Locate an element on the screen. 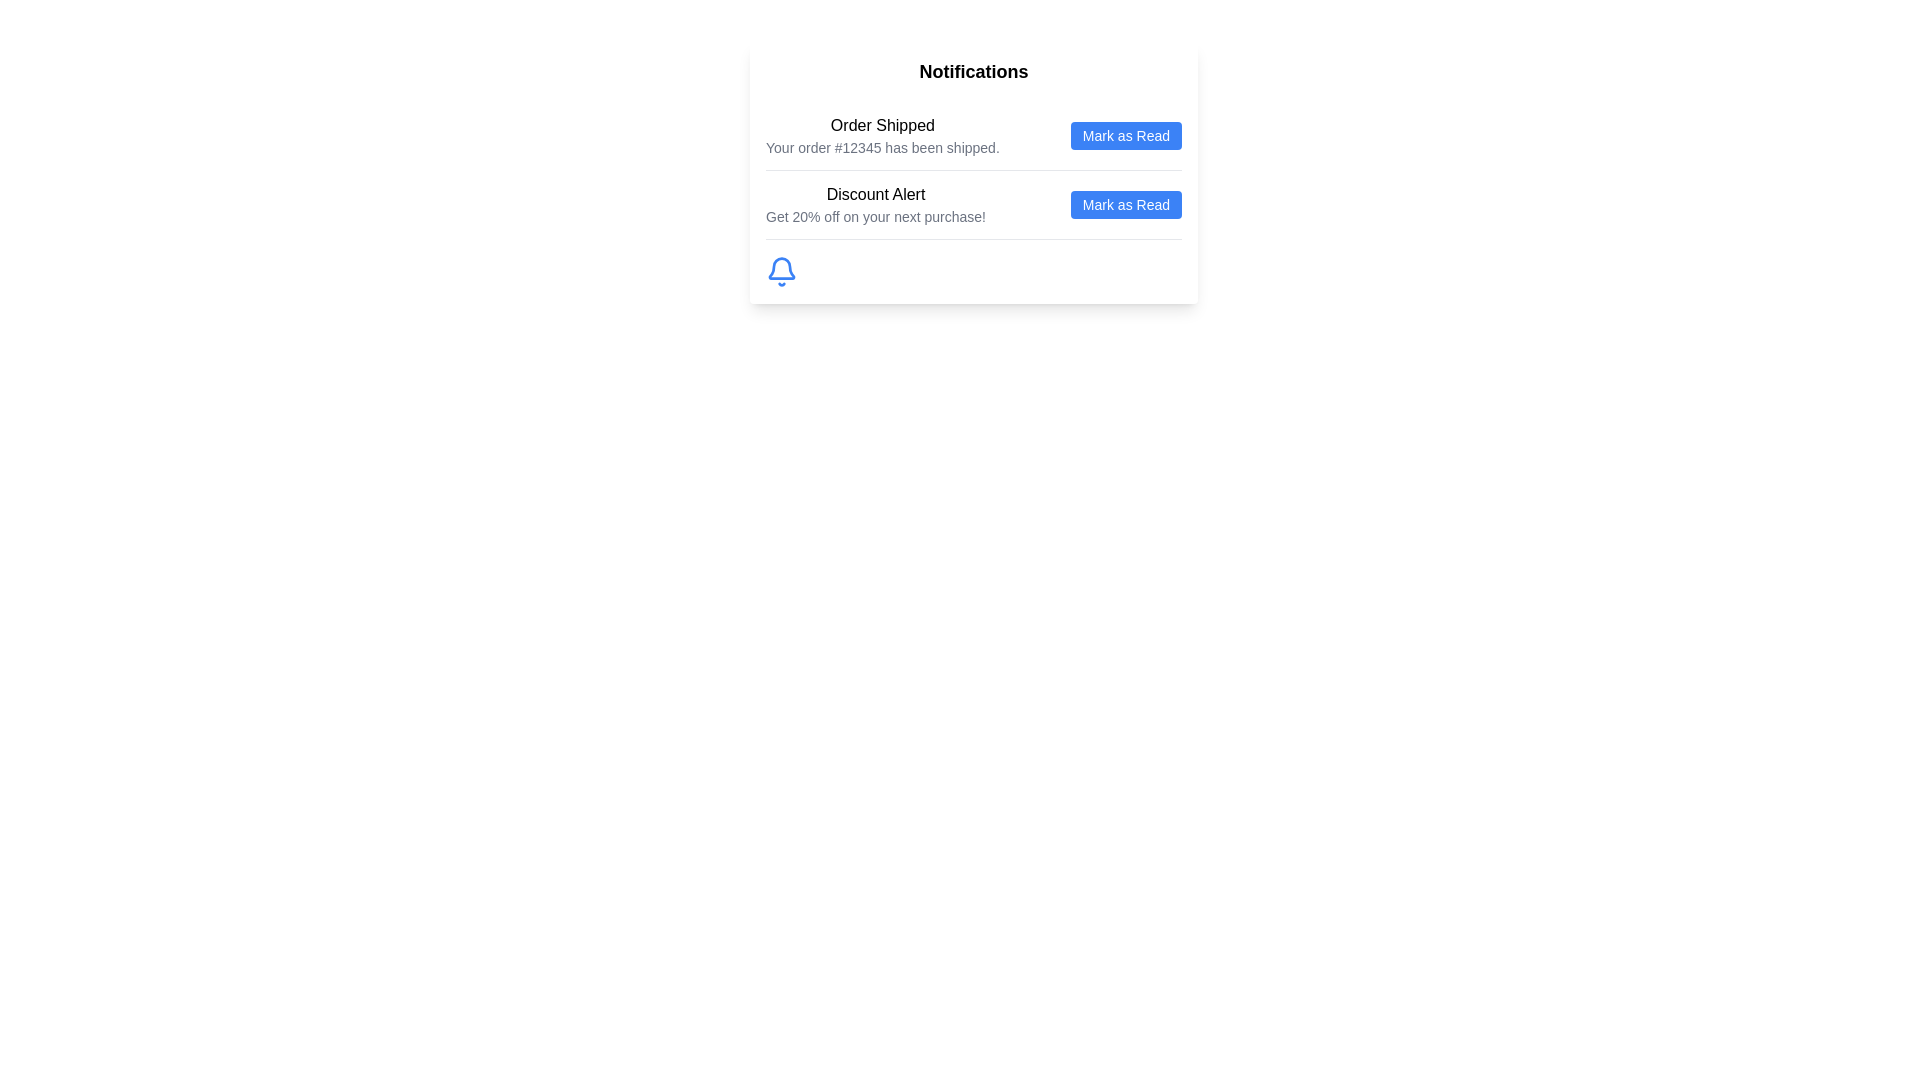 This screenshot has height=1080, width=1920. the static text label providing contextual information about the 'Discount Alert' notification, which is positioned directly below the 'Discount Alert' element is located at coordinates (875, 216).